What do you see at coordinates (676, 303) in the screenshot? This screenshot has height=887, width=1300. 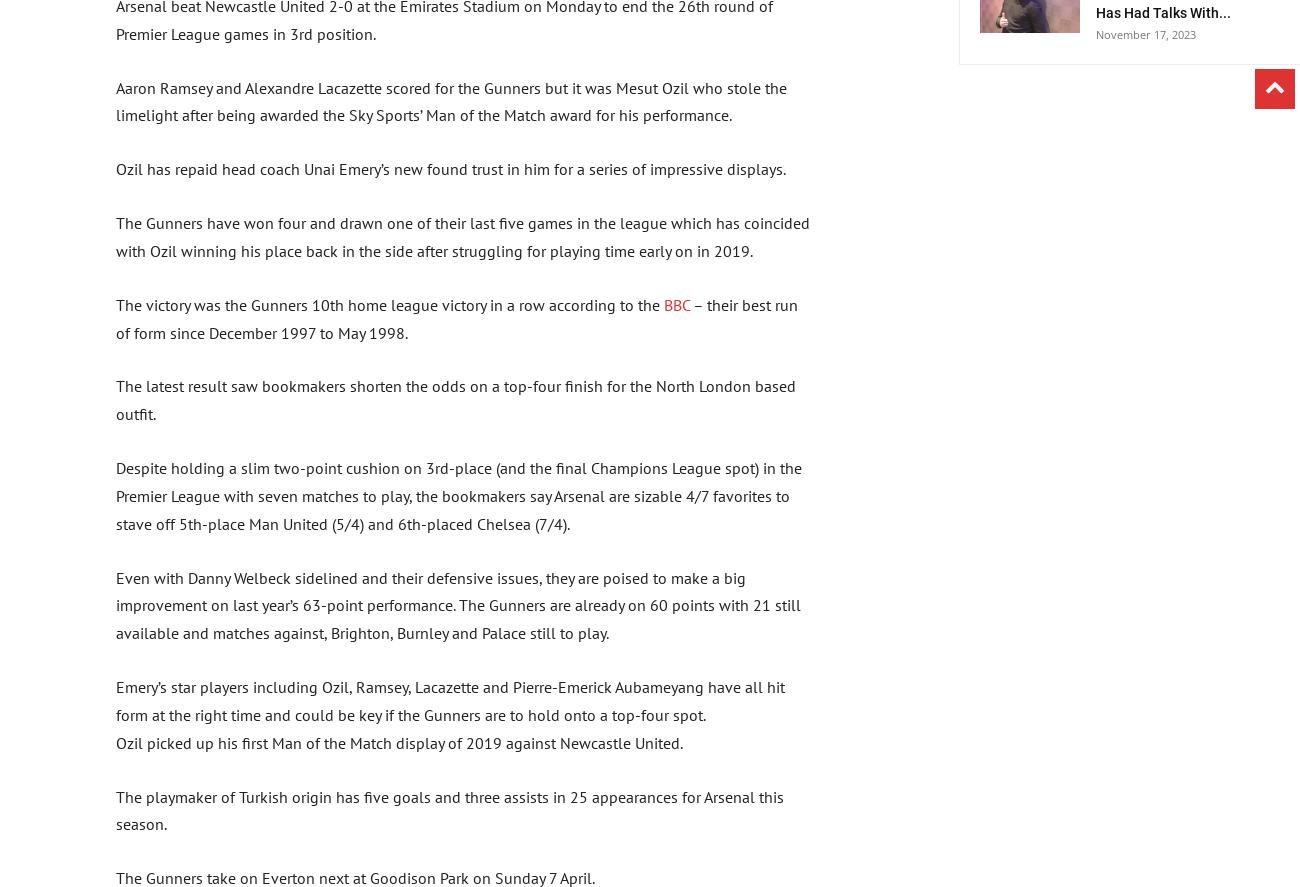 I see `'BBC'` at bounding box center [676, 303].